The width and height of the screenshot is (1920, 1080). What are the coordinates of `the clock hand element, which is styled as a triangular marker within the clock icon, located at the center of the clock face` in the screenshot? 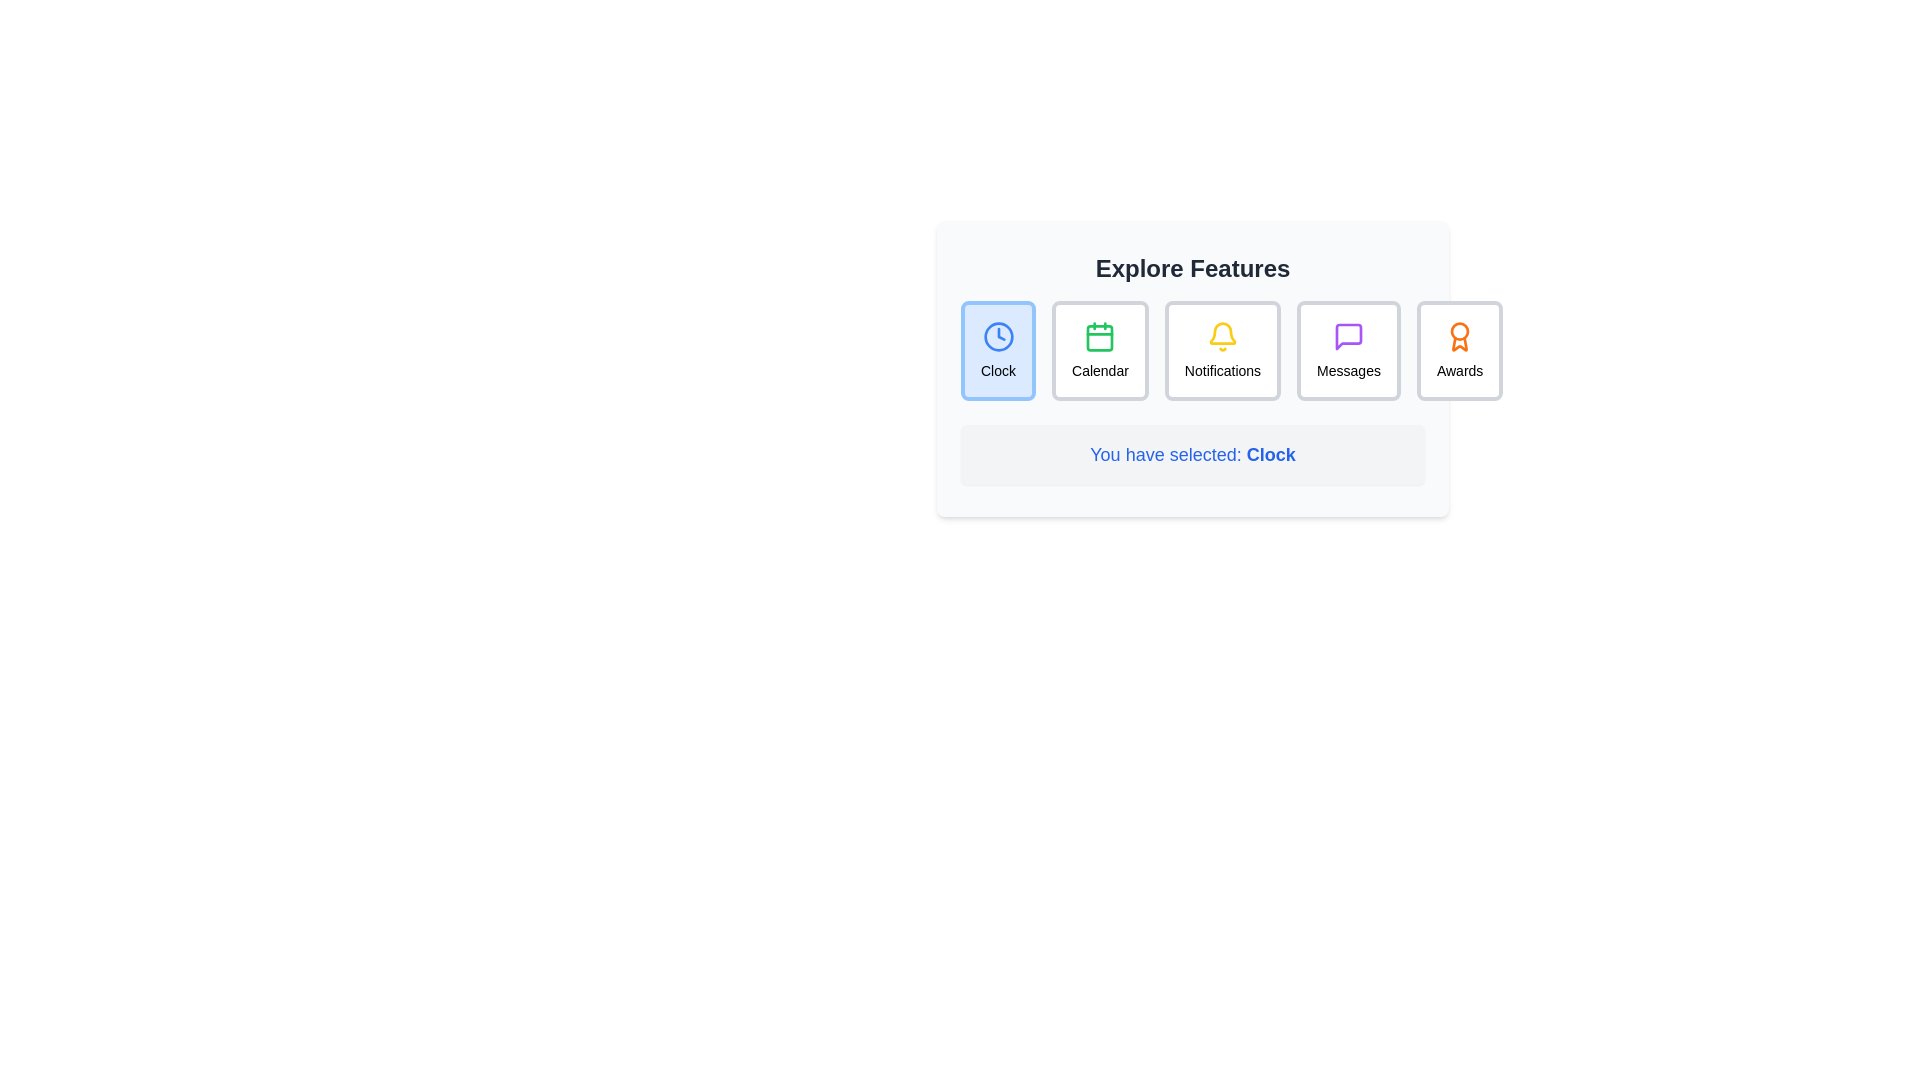 It's located at (1001, 333).